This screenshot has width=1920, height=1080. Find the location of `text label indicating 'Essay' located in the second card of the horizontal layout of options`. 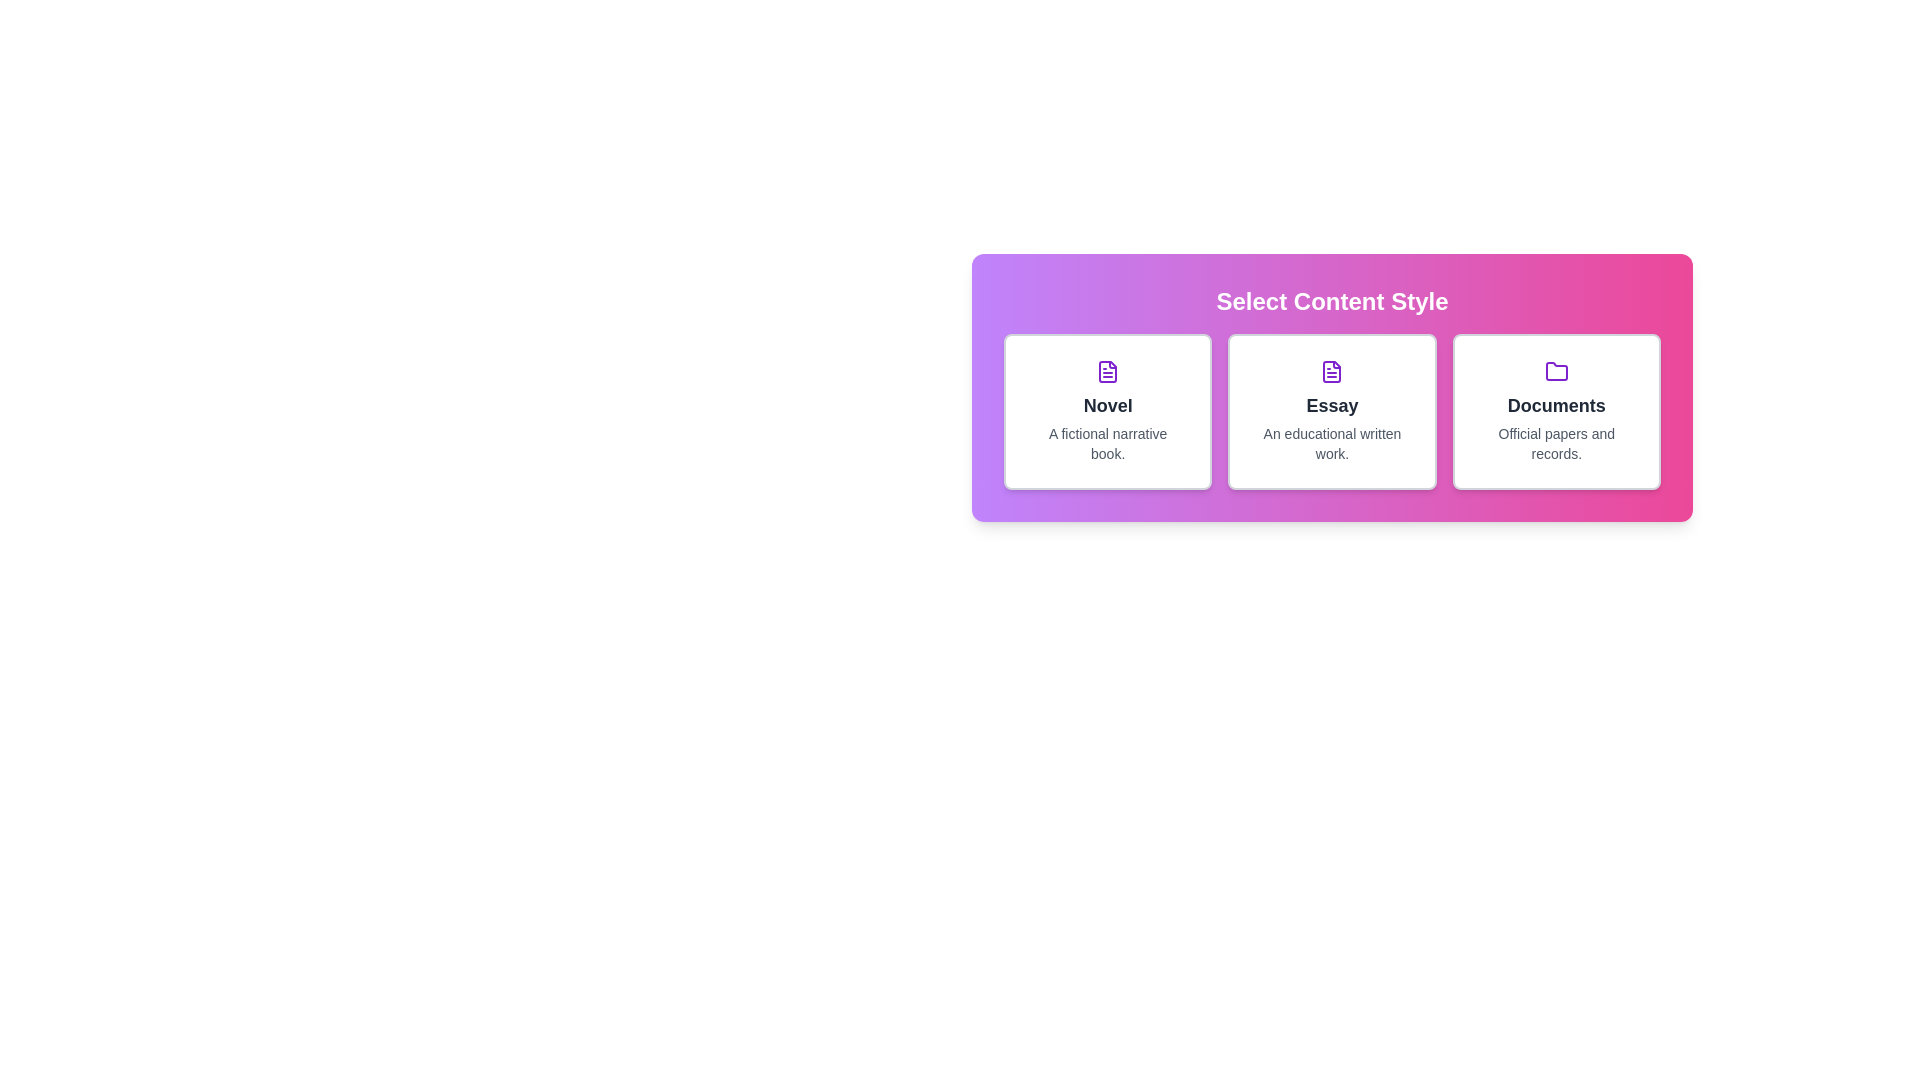

text label indicating 'Essay' located in the second card of the horizontal layout of options is located at coordinates (1332, 405).